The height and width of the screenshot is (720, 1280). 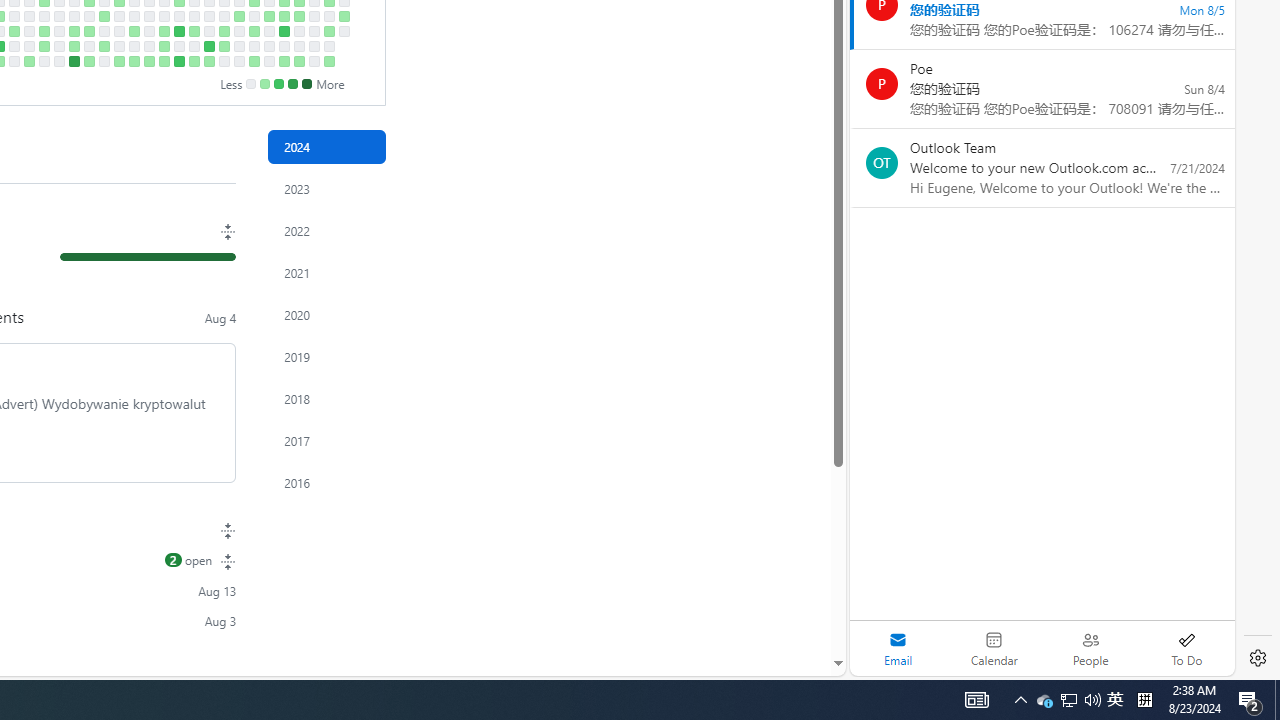 I want to click on '1 contribution on April 25th.', so click(x=87, y=31).